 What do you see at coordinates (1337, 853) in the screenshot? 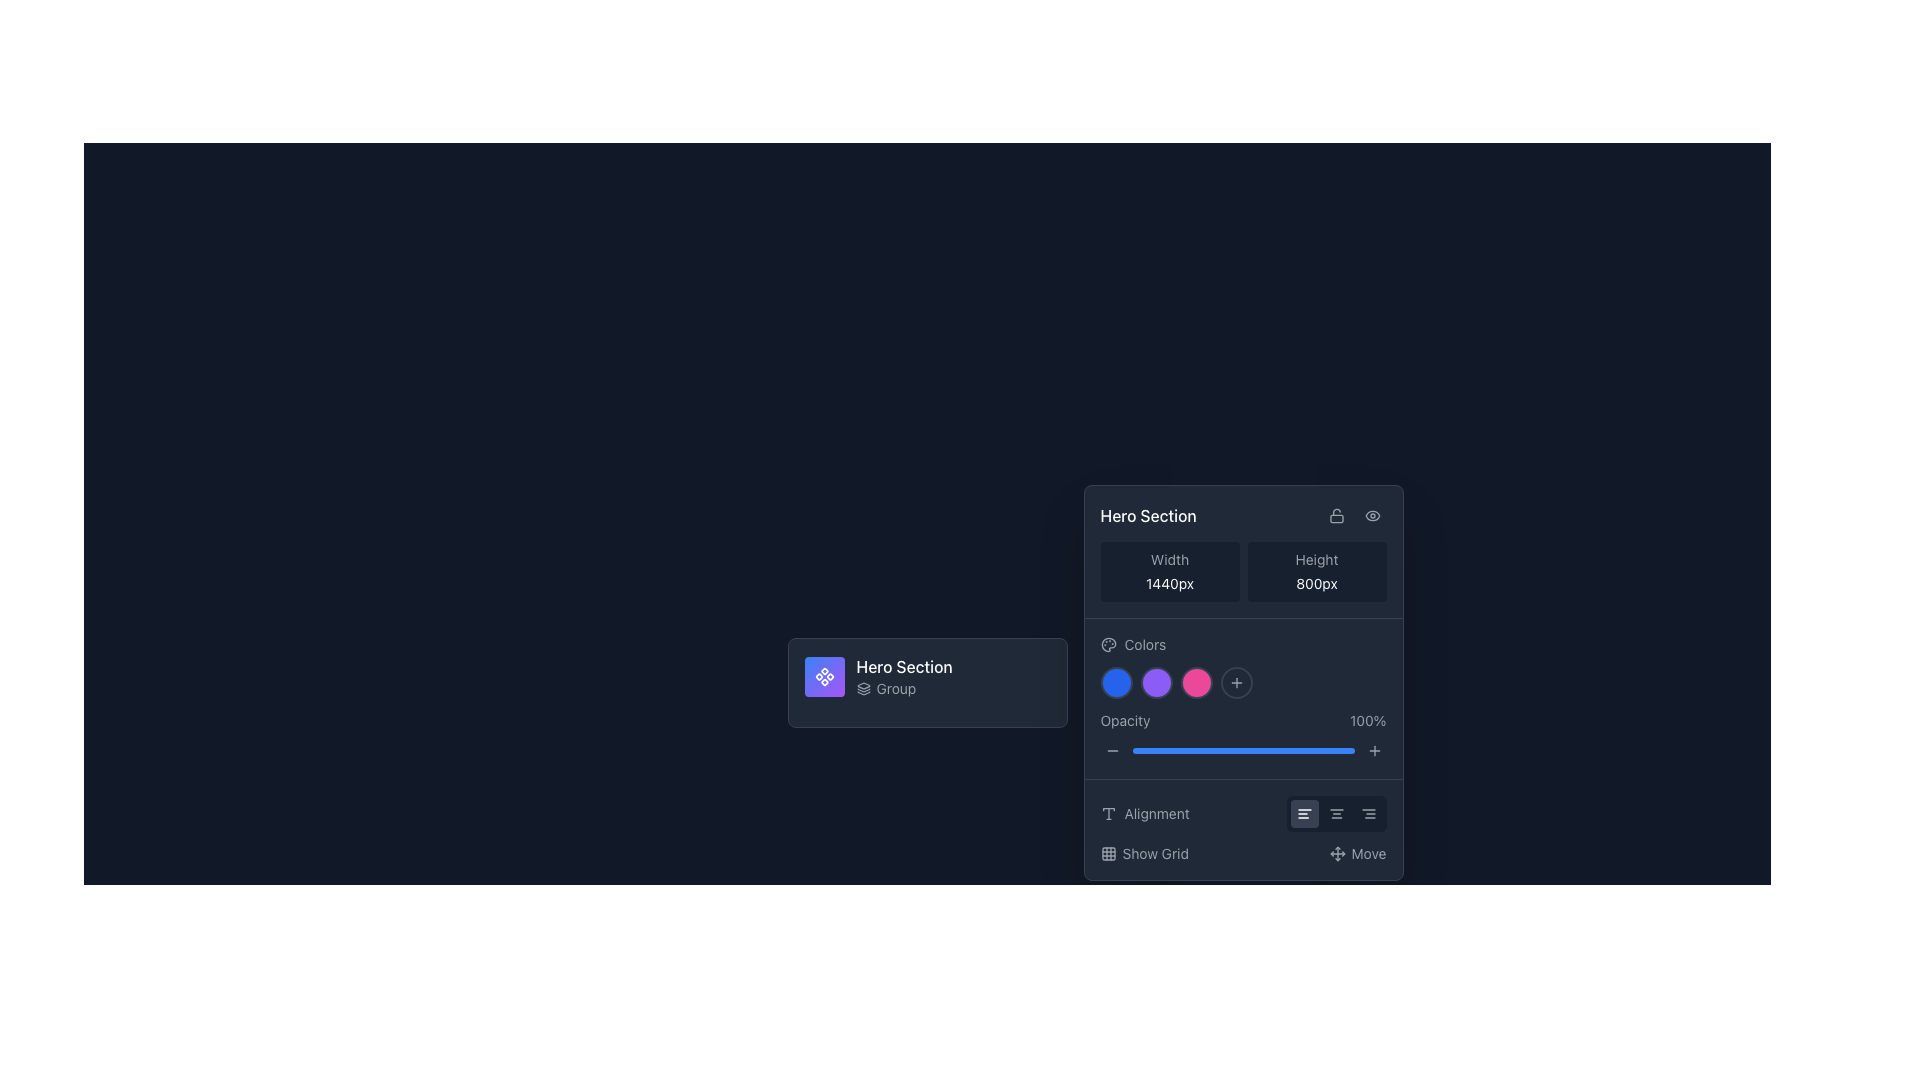
I see `the move icon located` at bounding box center [1337, 853].